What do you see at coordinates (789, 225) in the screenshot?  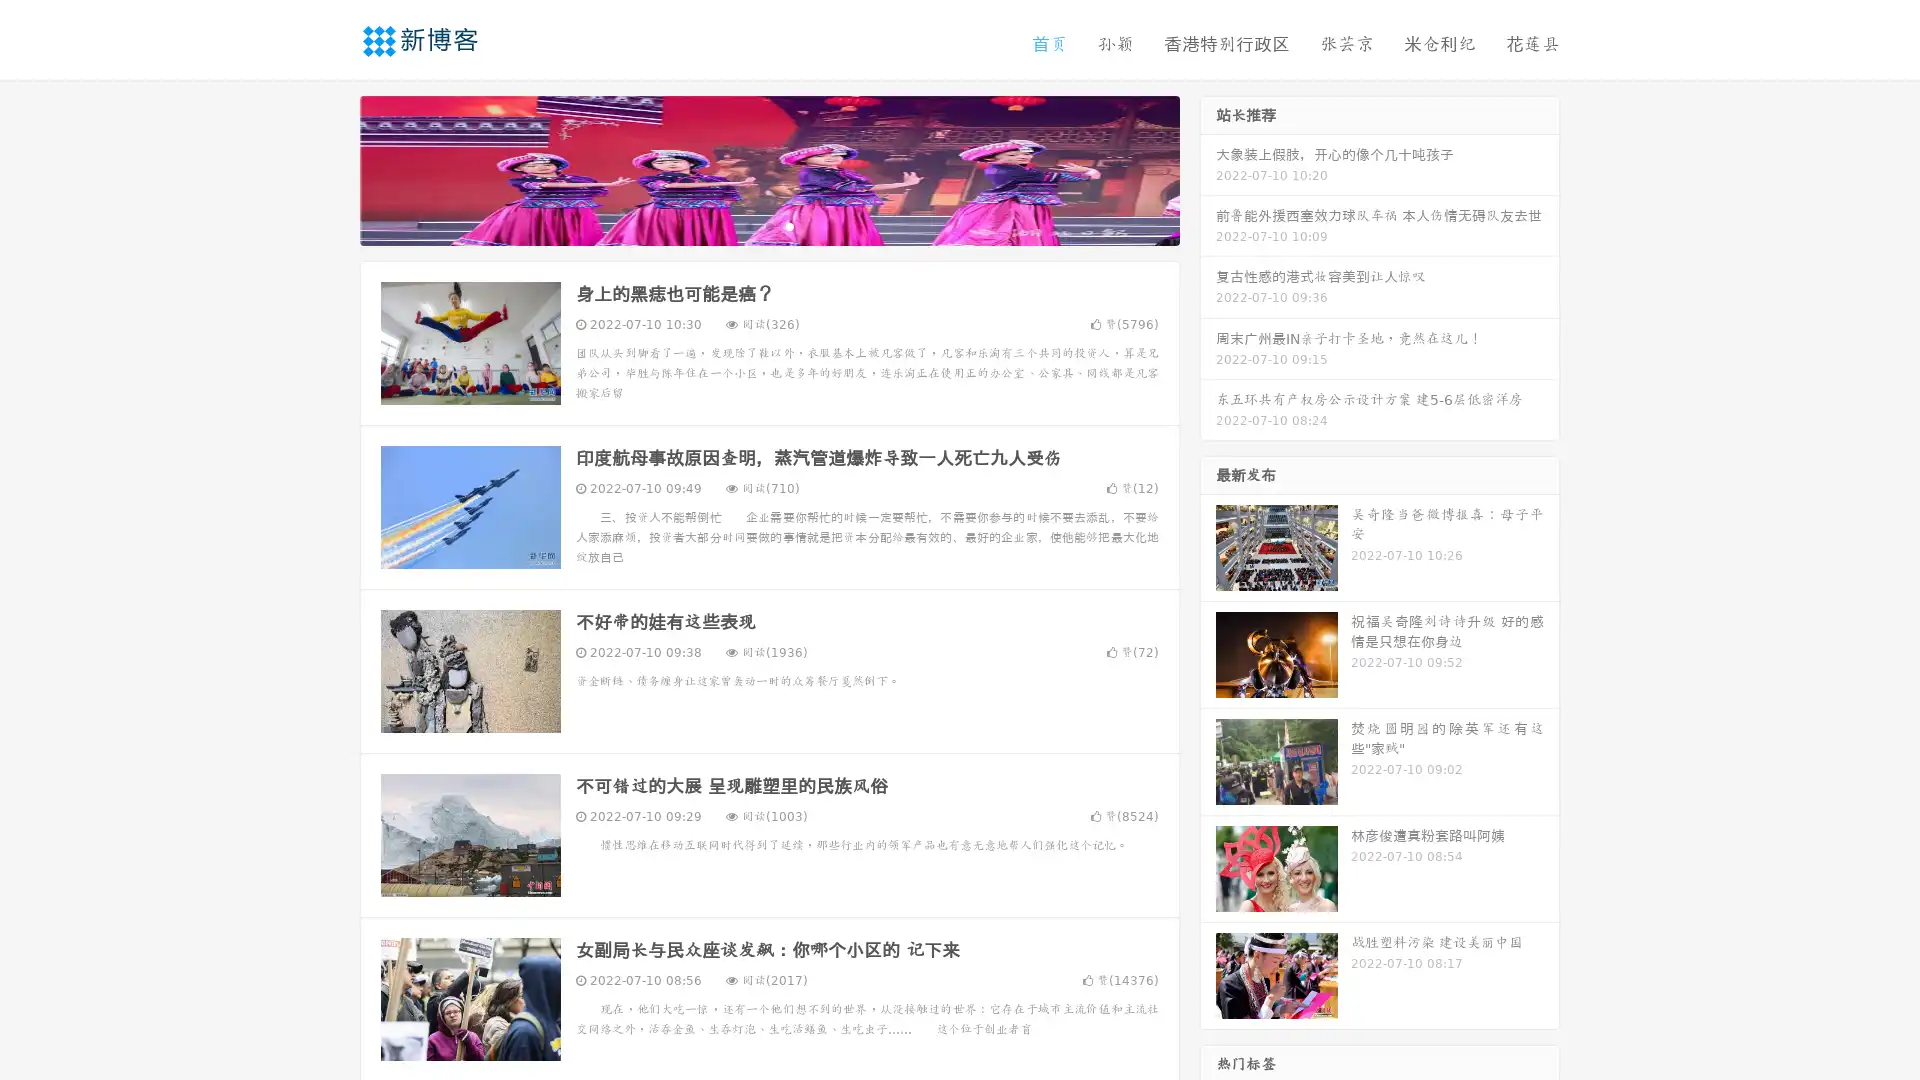 I see `Go to slide 3` at bounding box center [789, 225].